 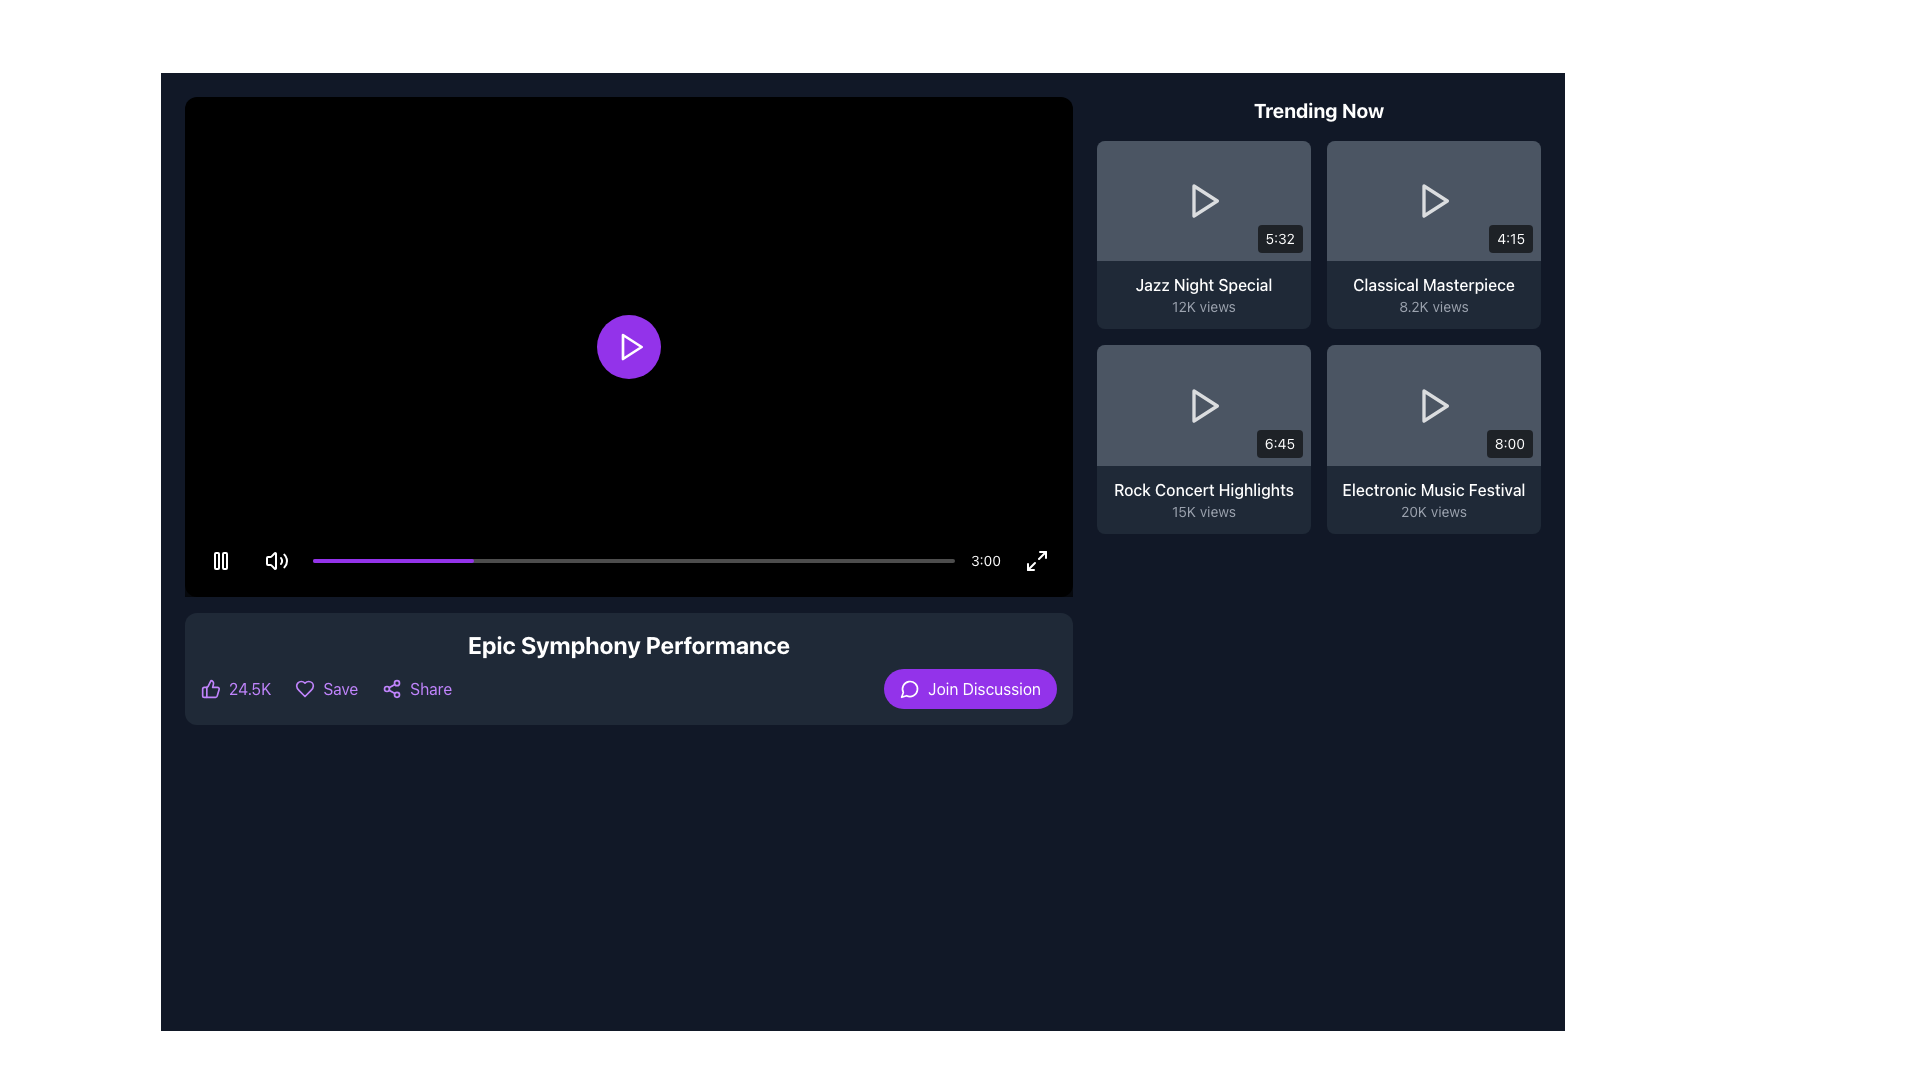 What do you see at coordinates (1433, 200) in the screenshot?
I see `the triangular play icon button located in the second item of the 2x2 grid in the 'Trending Now' section` at bounding box center [1433, 200].